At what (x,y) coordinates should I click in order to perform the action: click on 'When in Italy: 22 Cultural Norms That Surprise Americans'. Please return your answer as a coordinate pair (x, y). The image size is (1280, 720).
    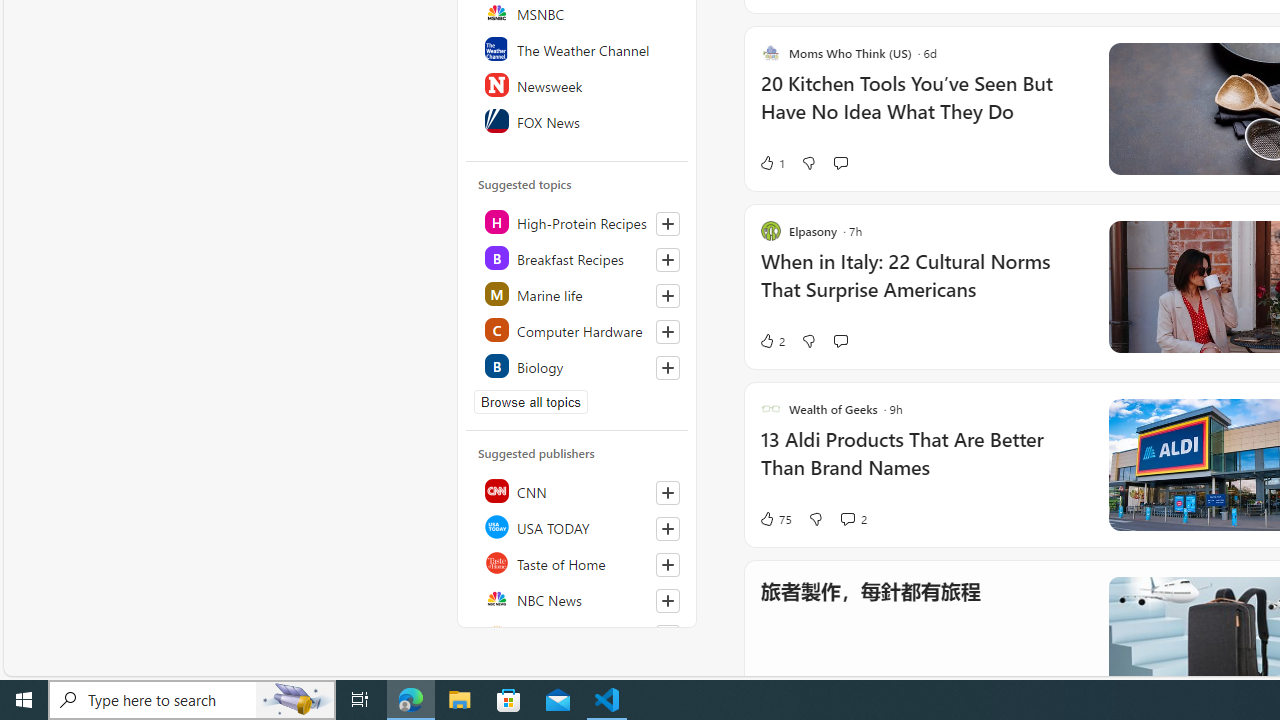
    Looking at the image, I should click on (921, 285).